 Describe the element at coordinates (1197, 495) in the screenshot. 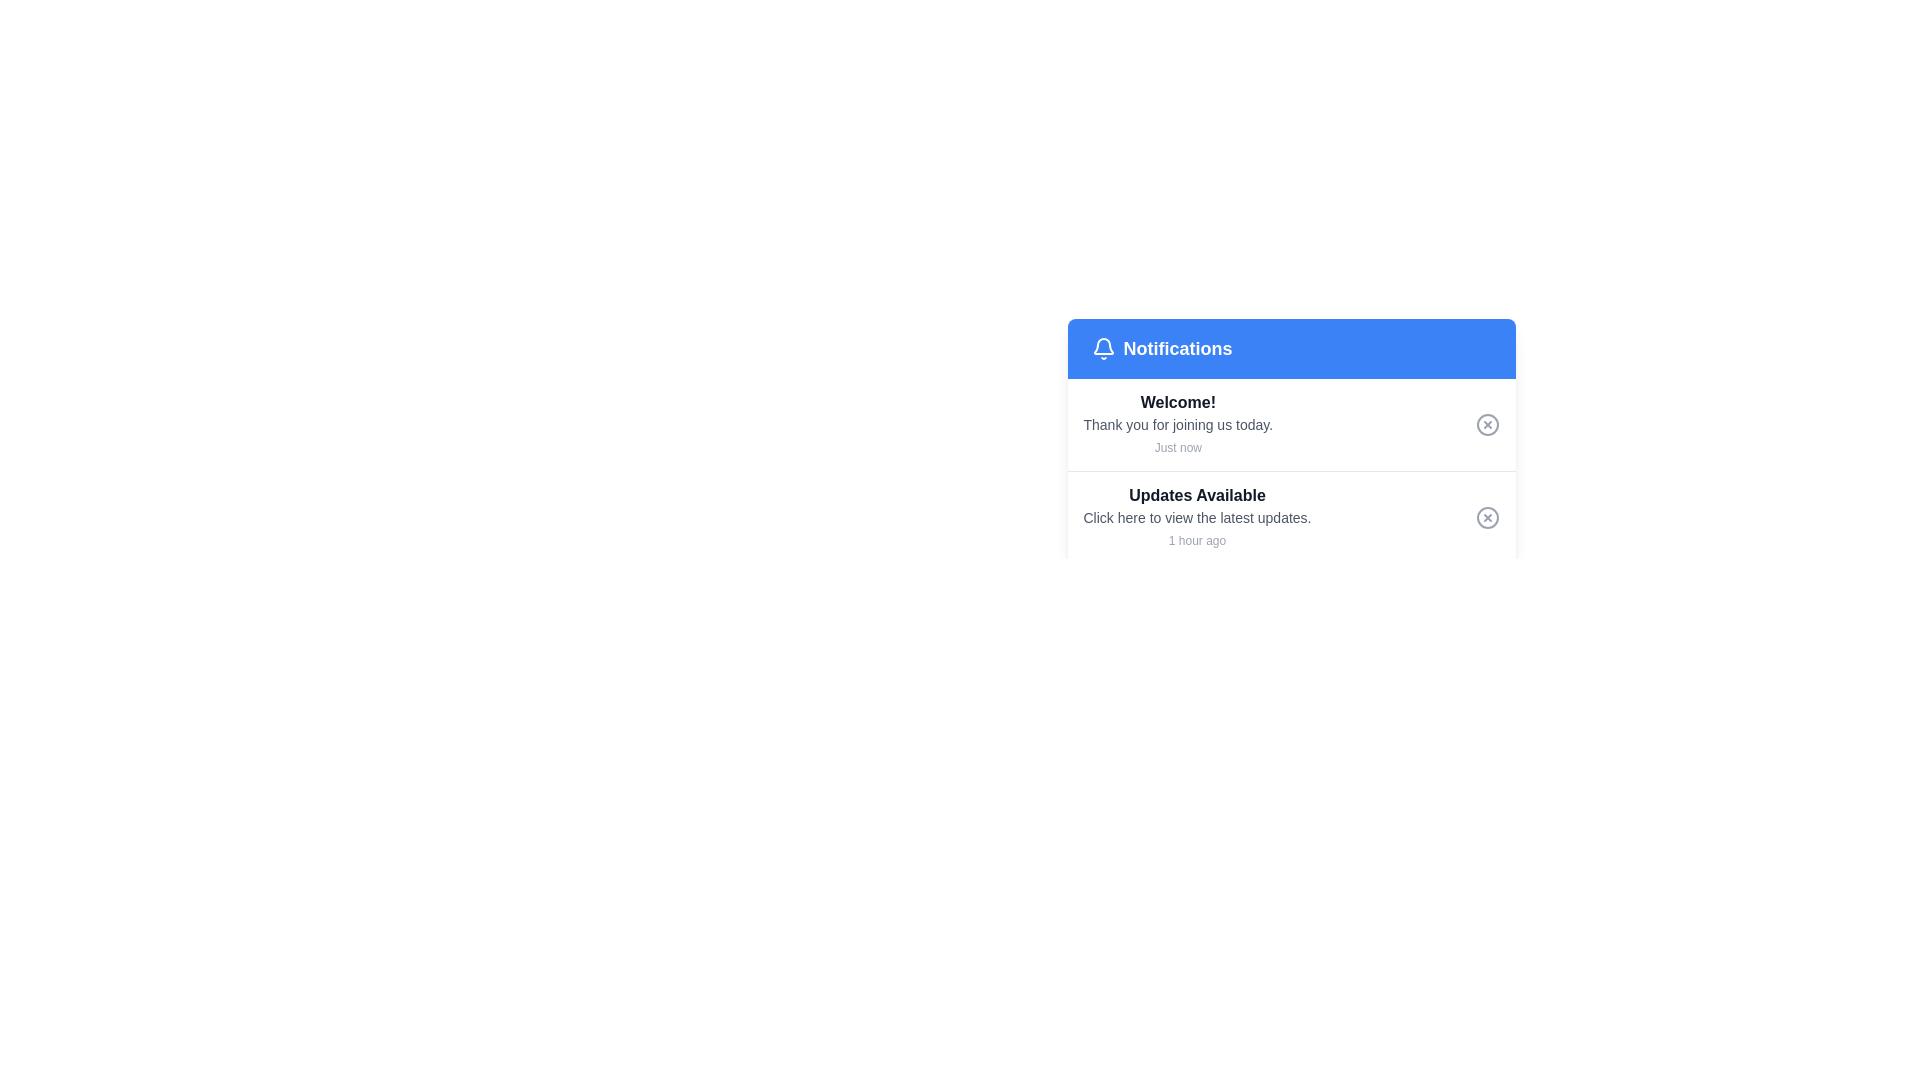

I see `text label indicating the availability of updates, positioned as the first line of the second notification item under the title 'Notifications'` at that location.